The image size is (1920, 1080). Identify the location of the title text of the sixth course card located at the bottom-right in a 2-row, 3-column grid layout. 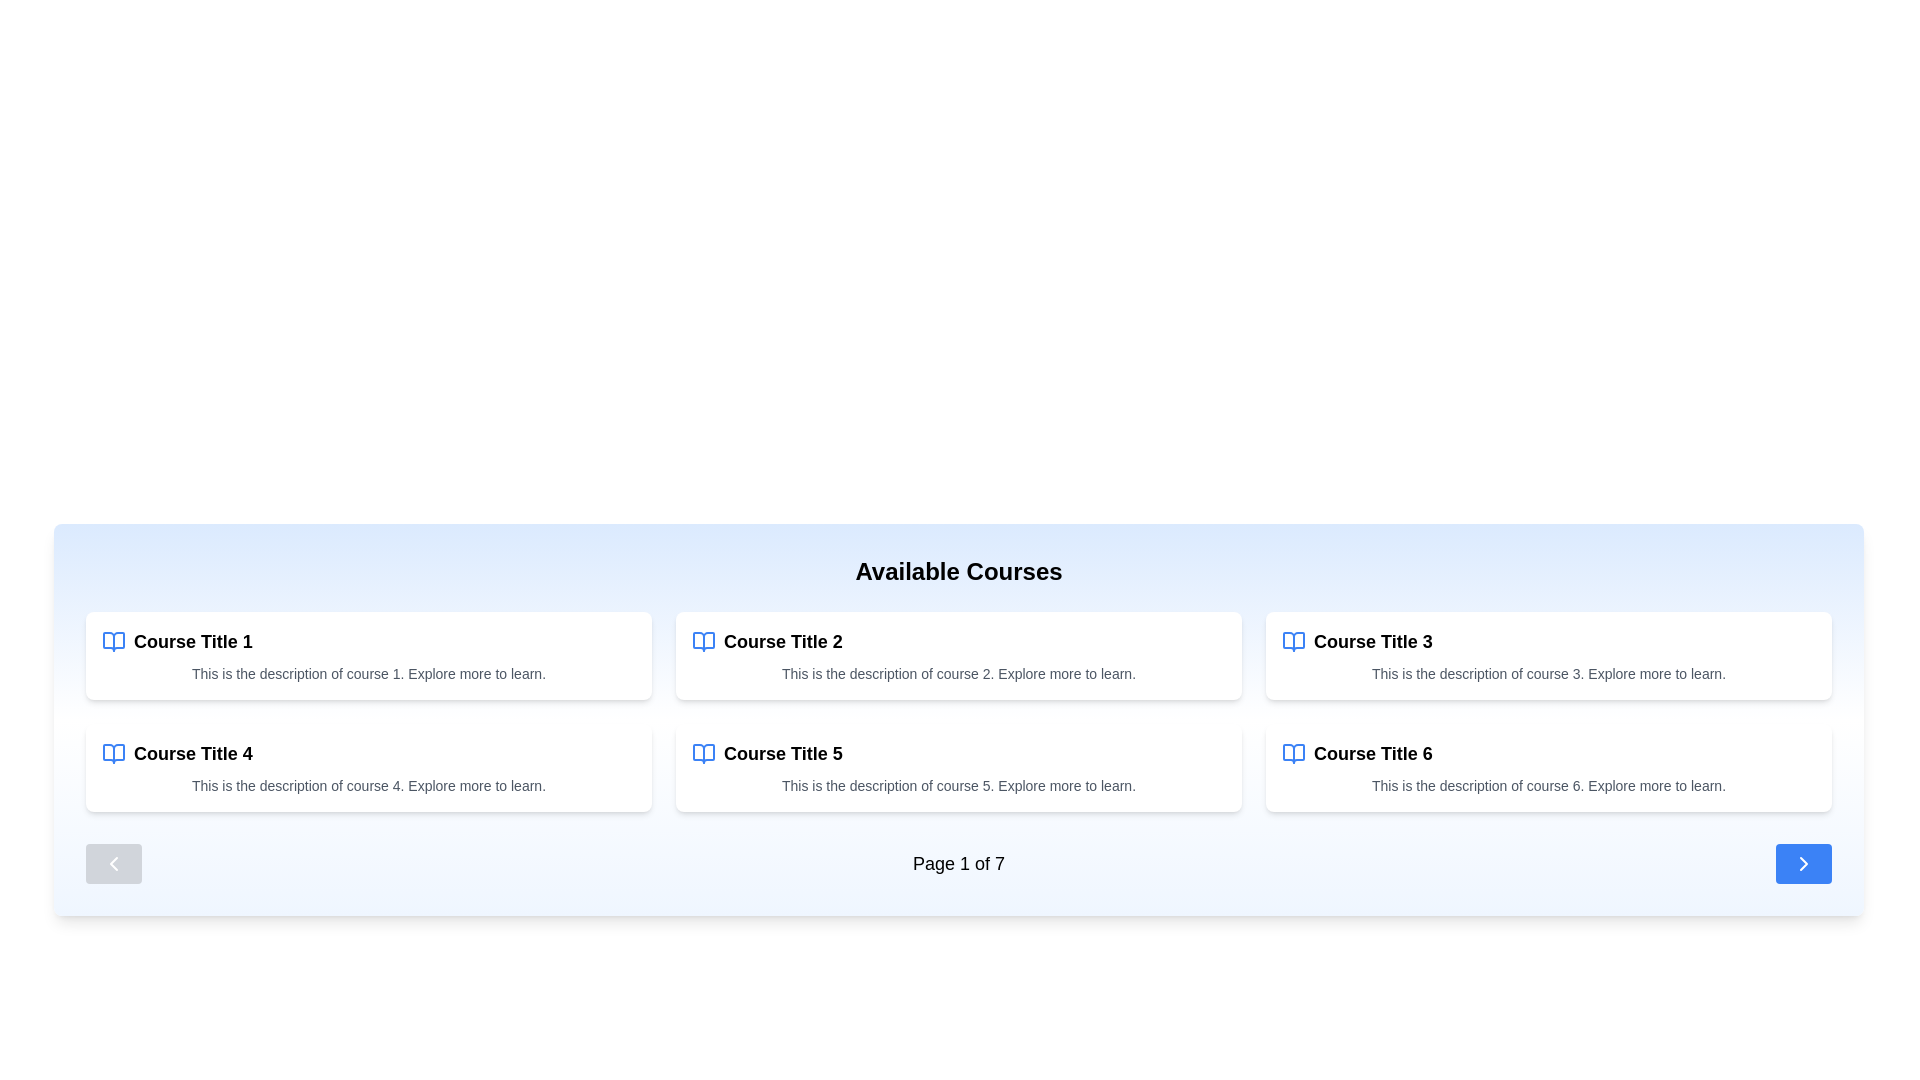
(1372, 753).